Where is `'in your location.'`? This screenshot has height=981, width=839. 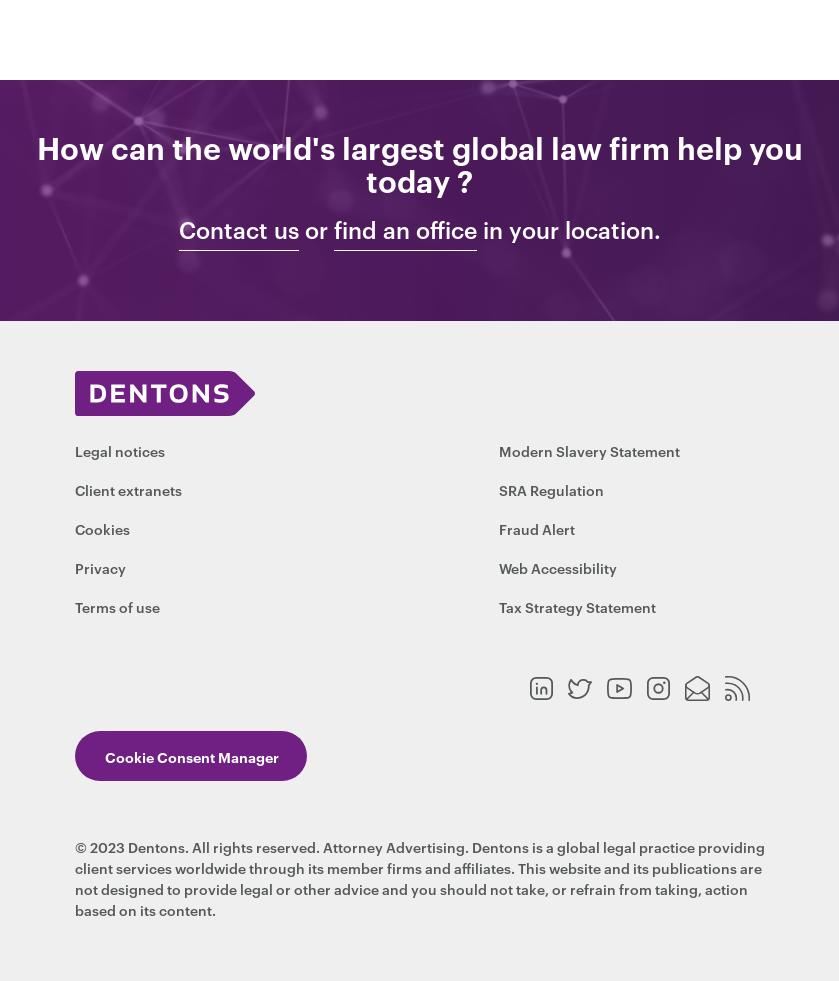 'in your location.' is located at coordinates (567, 226).